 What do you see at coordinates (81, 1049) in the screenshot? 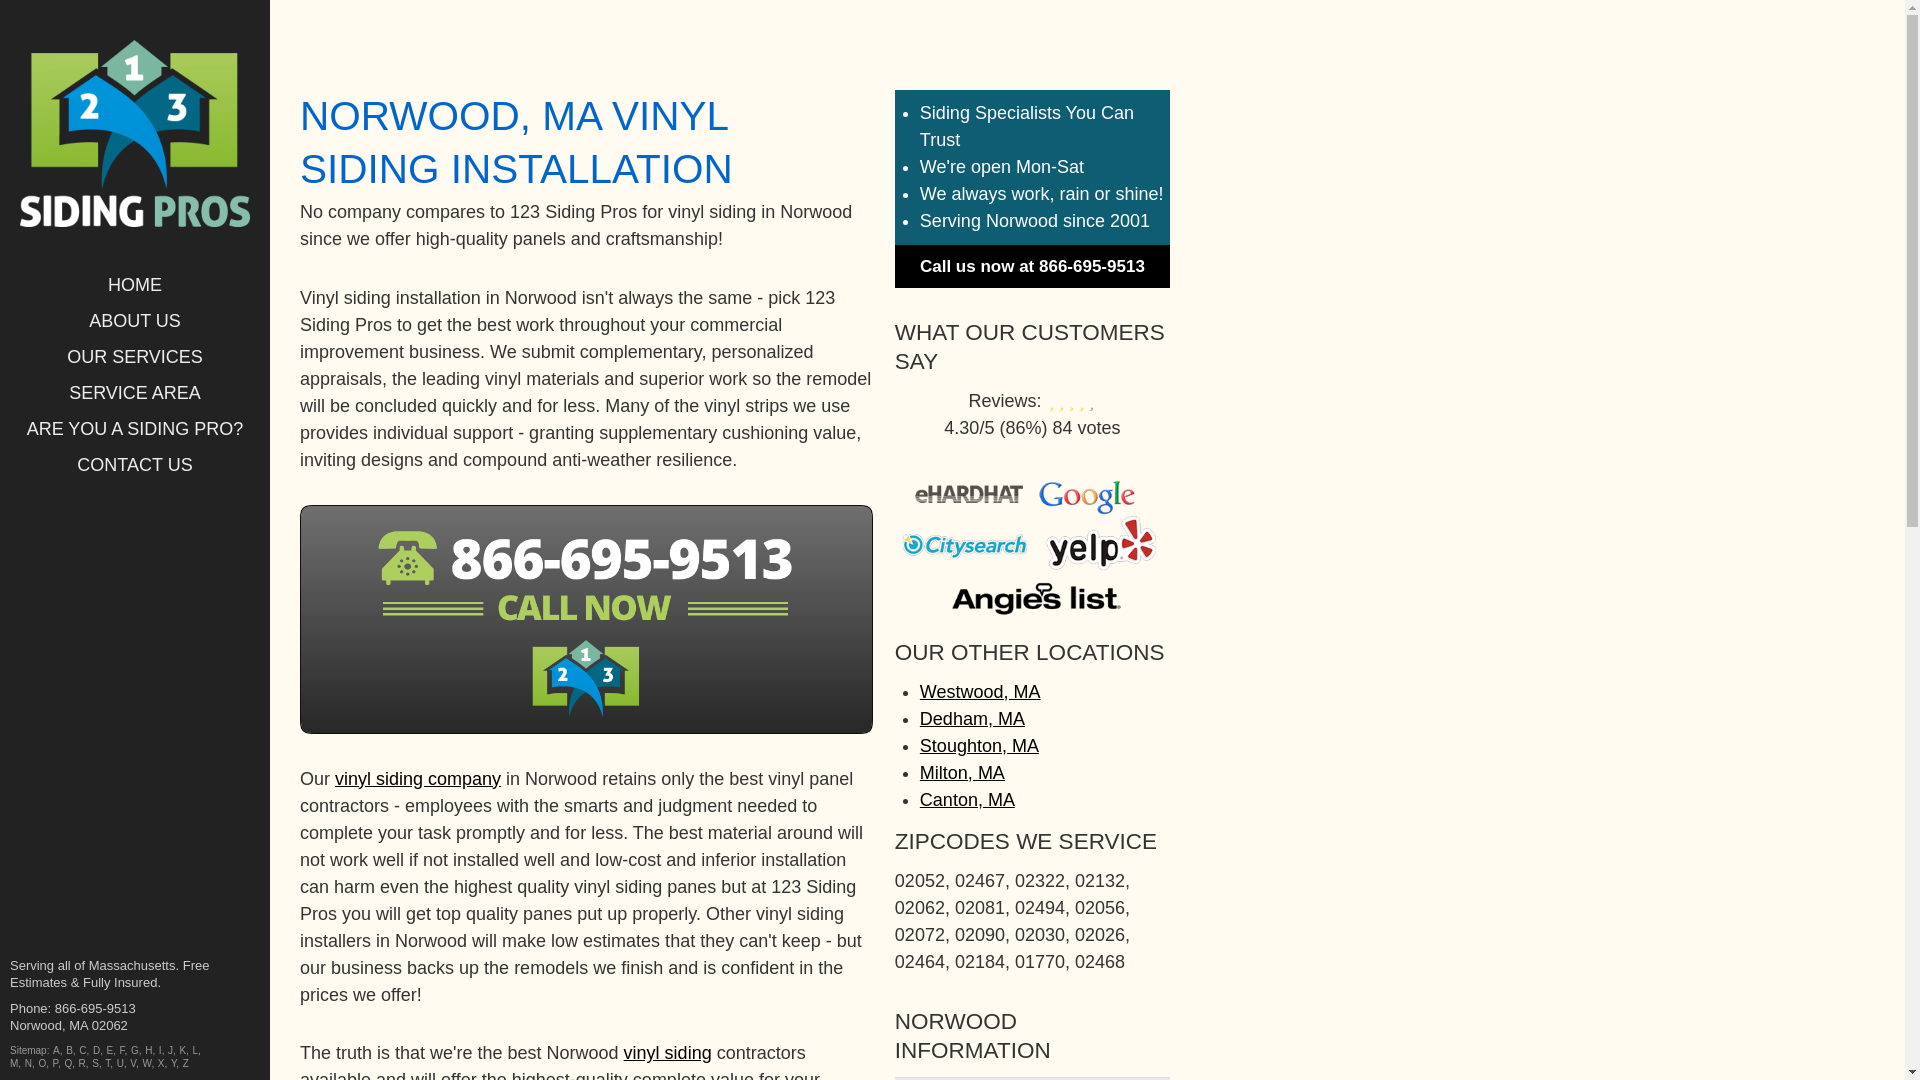
I see `'C'` at bounding box center [81, 1049].